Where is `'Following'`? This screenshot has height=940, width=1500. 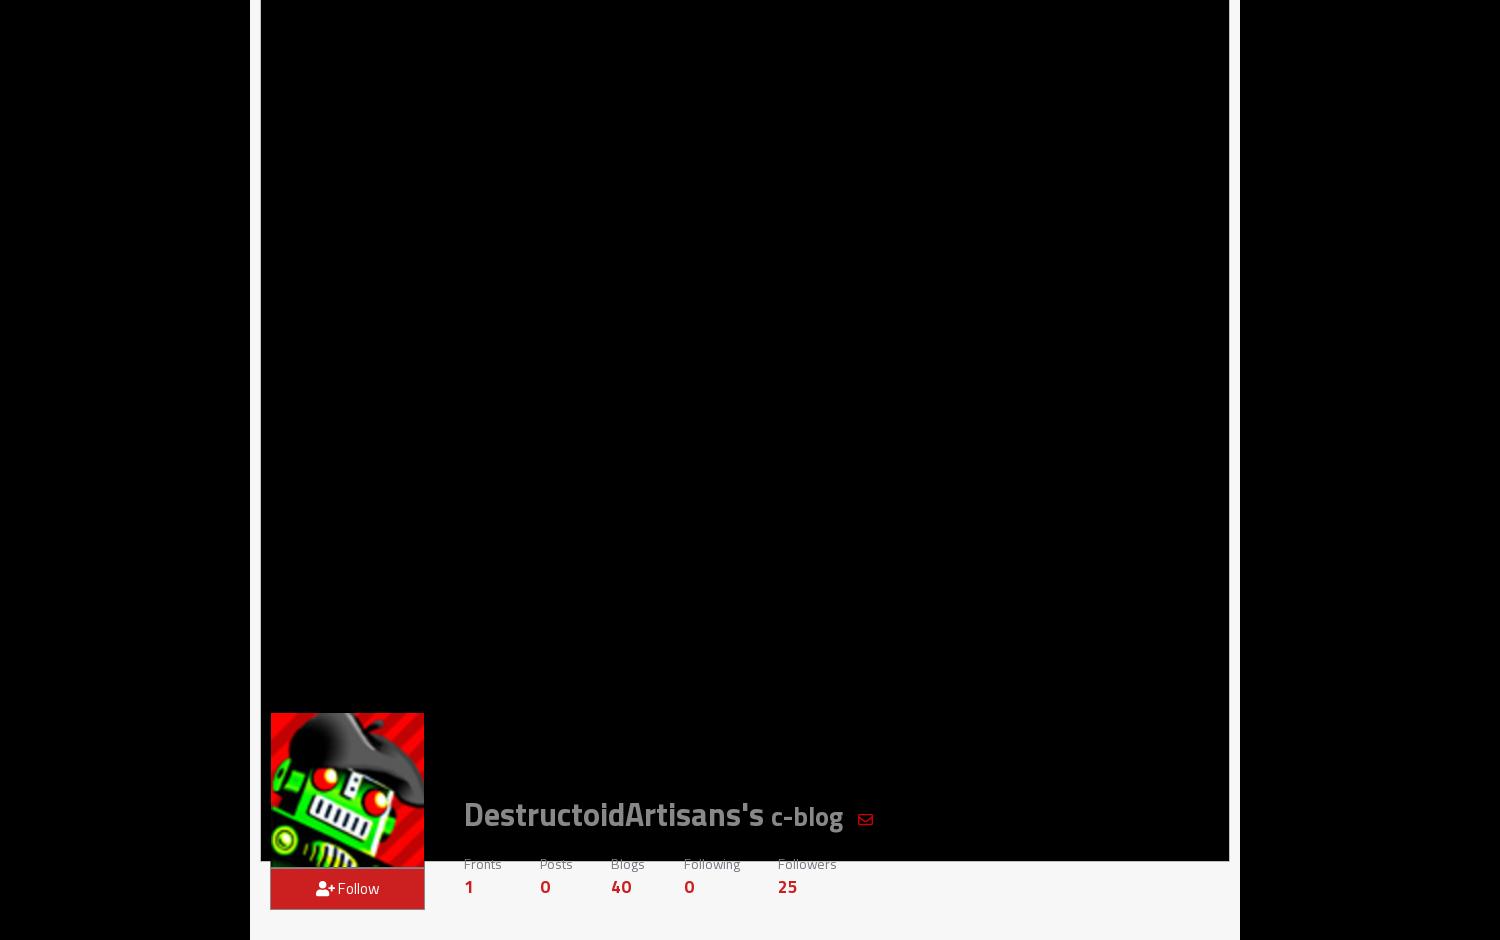
'Following' is located at coordinates (710, 862).